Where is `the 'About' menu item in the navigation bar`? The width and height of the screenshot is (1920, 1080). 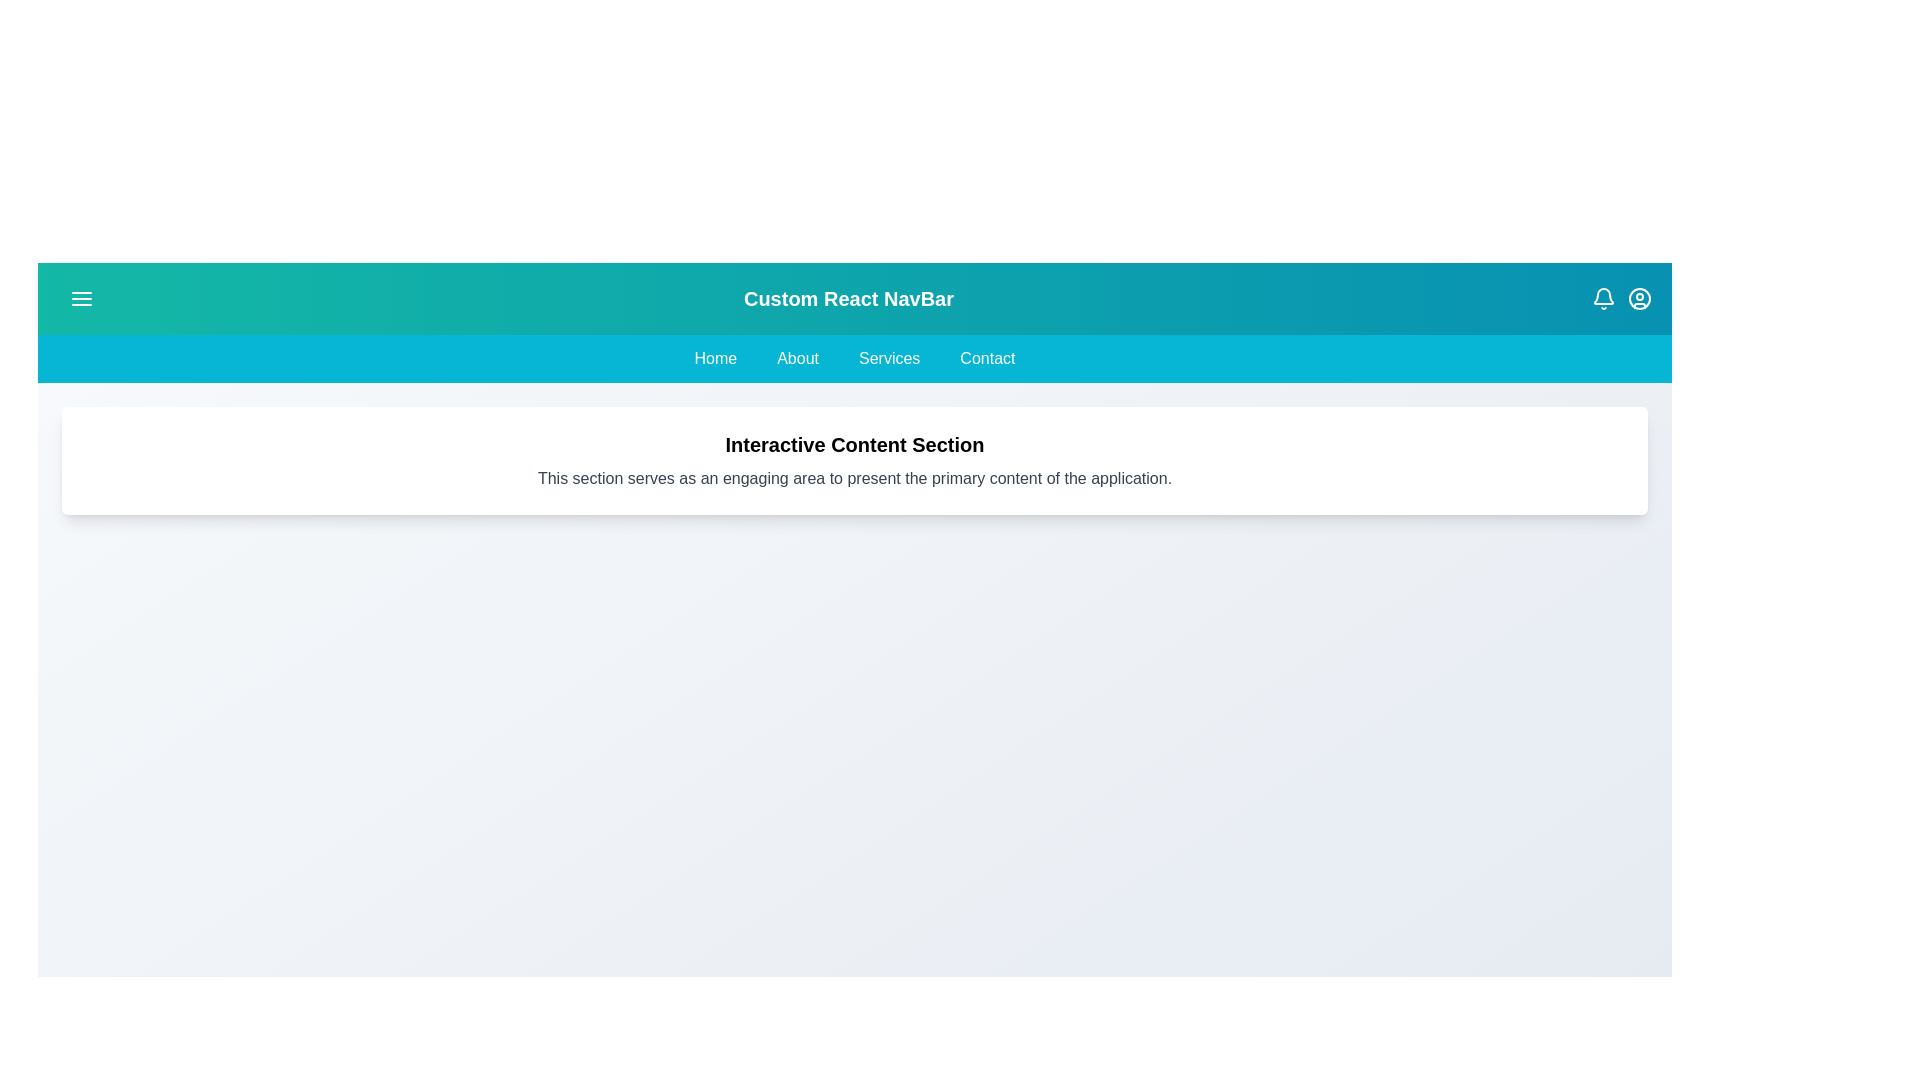
the 'About' menu item in the navigation bar is located at coordinates (796, 357).